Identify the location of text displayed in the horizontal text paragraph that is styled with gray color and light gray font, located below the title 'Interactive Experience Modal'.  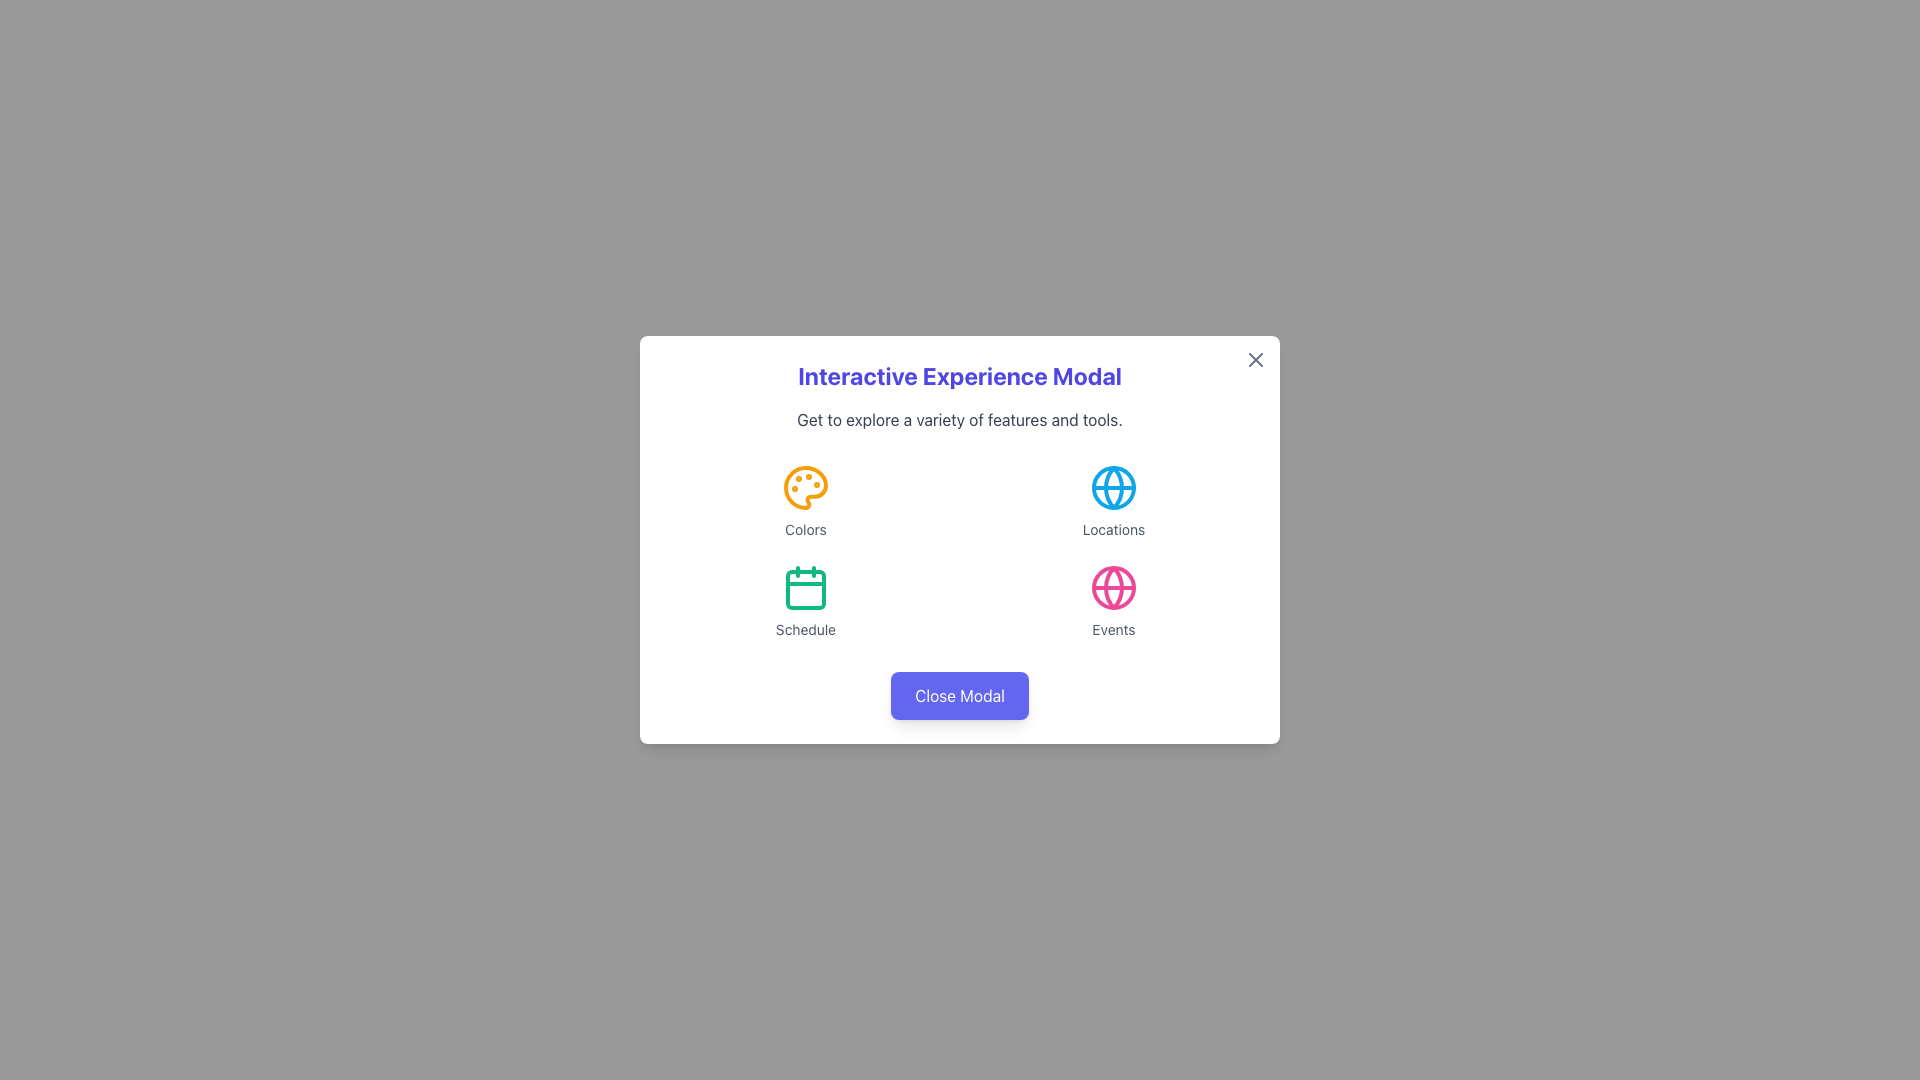
(960, 419).